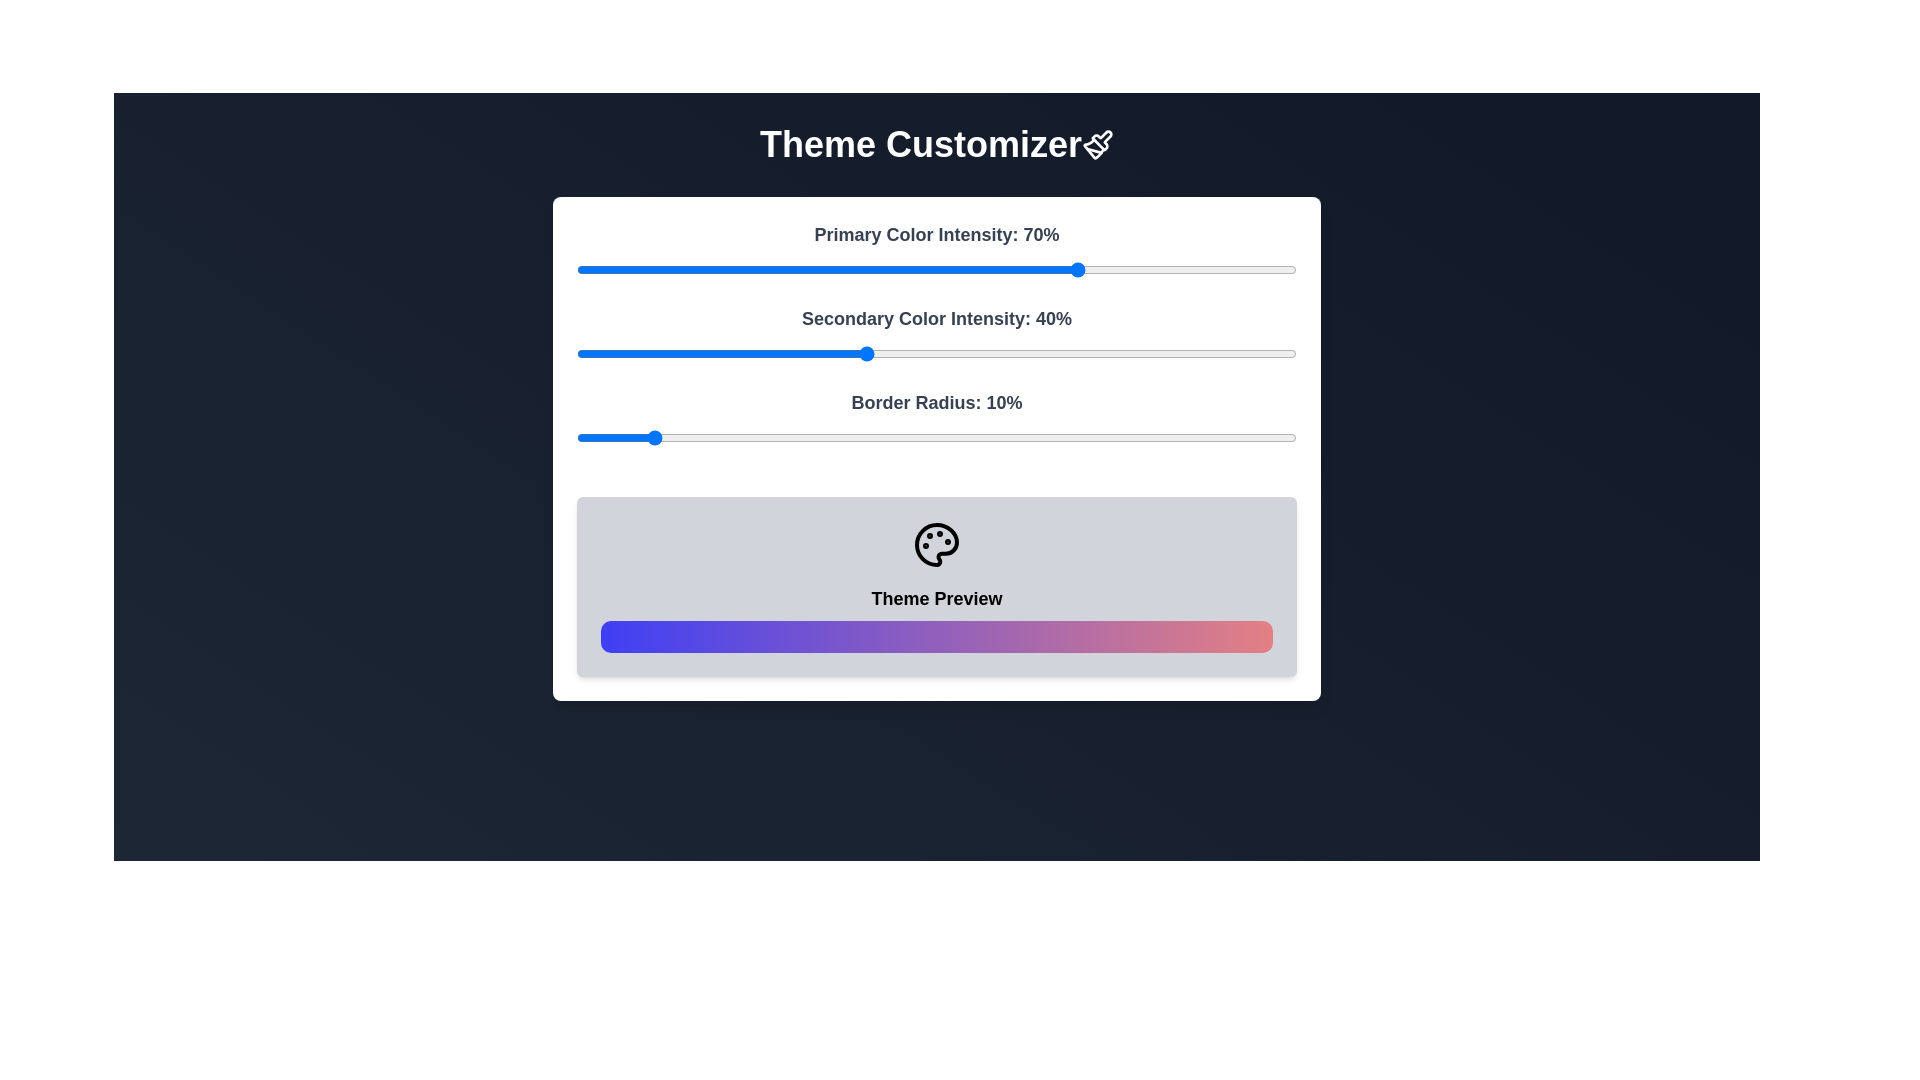 This screenshot has height=1080, width=1920. Describe the element at coordinates (1145, 437) in the screenshot. I see `the Border Radius slider to 79%` at that location.